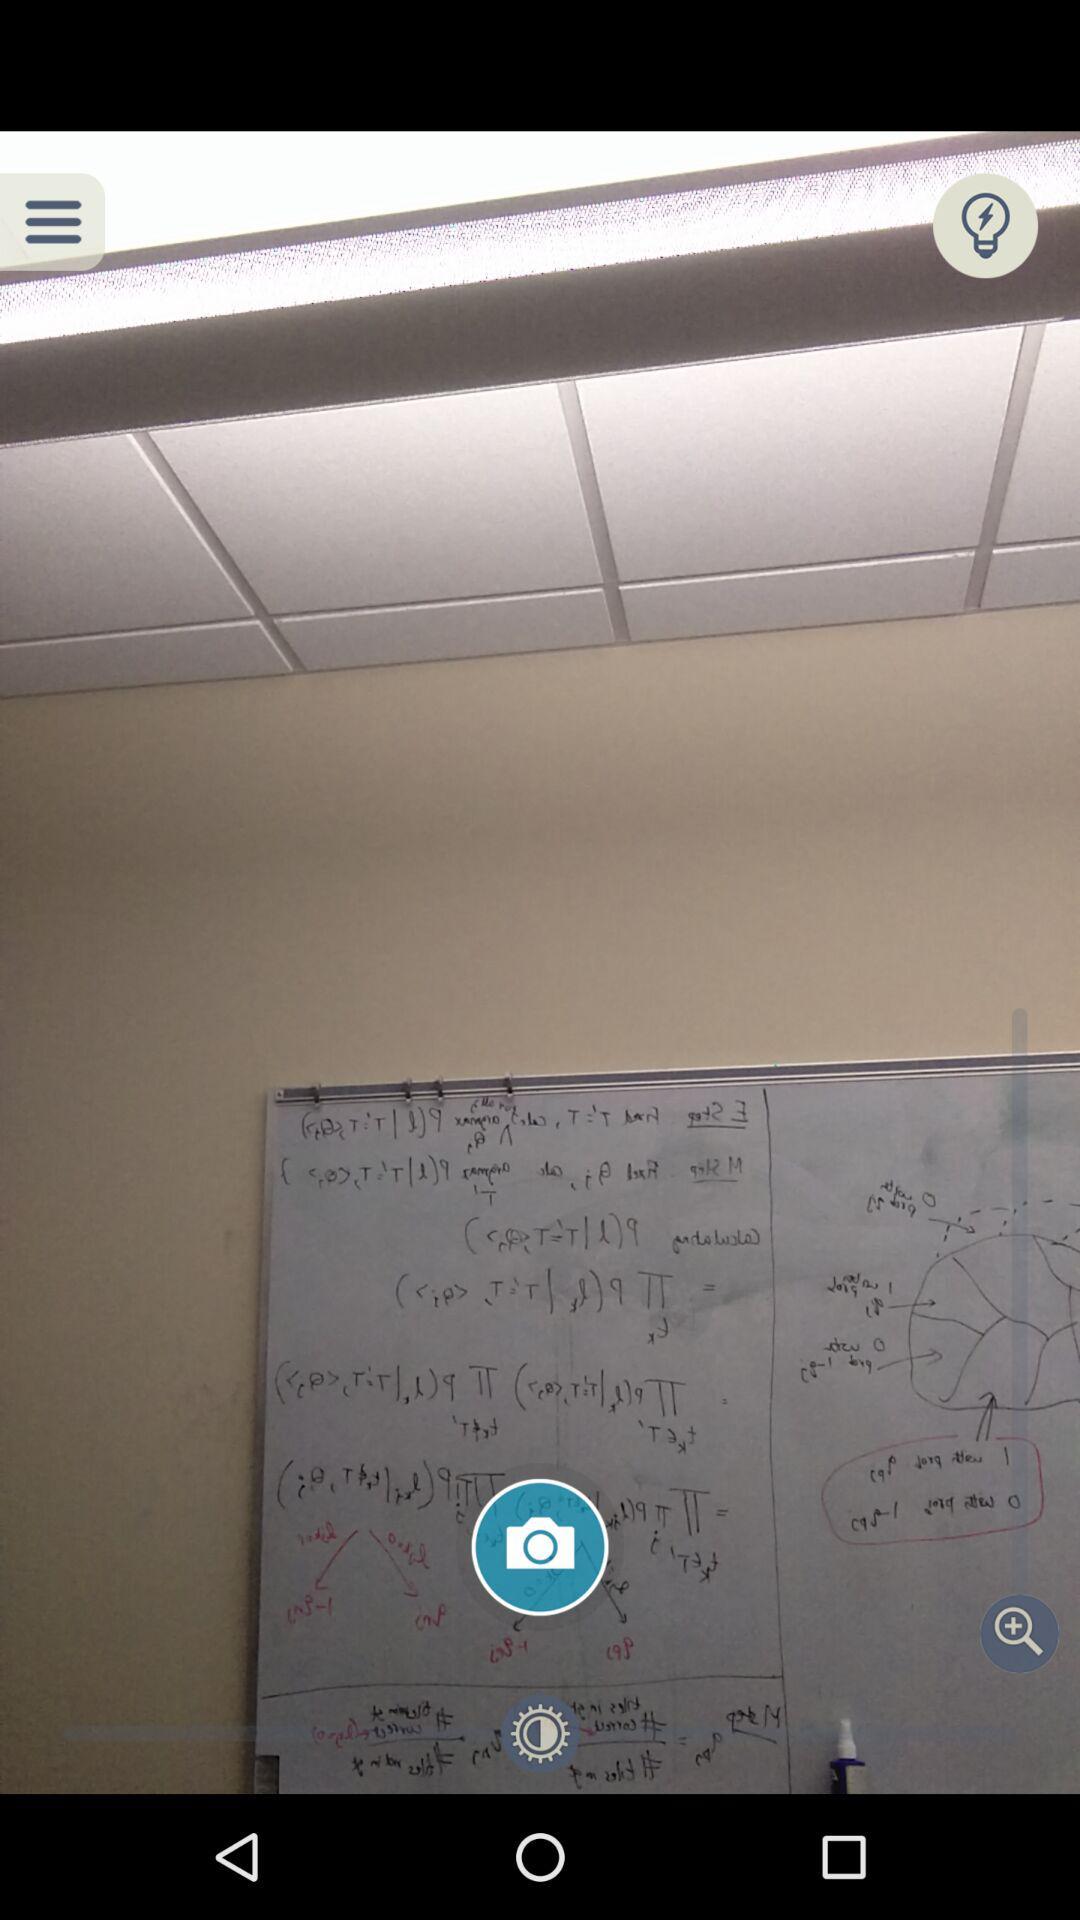 Image resolution: width=1080 pixels, height=1920 pixels. Describe the element at coordinates (540, 1546) in the screenshot. I see `the photo icon` at that location.